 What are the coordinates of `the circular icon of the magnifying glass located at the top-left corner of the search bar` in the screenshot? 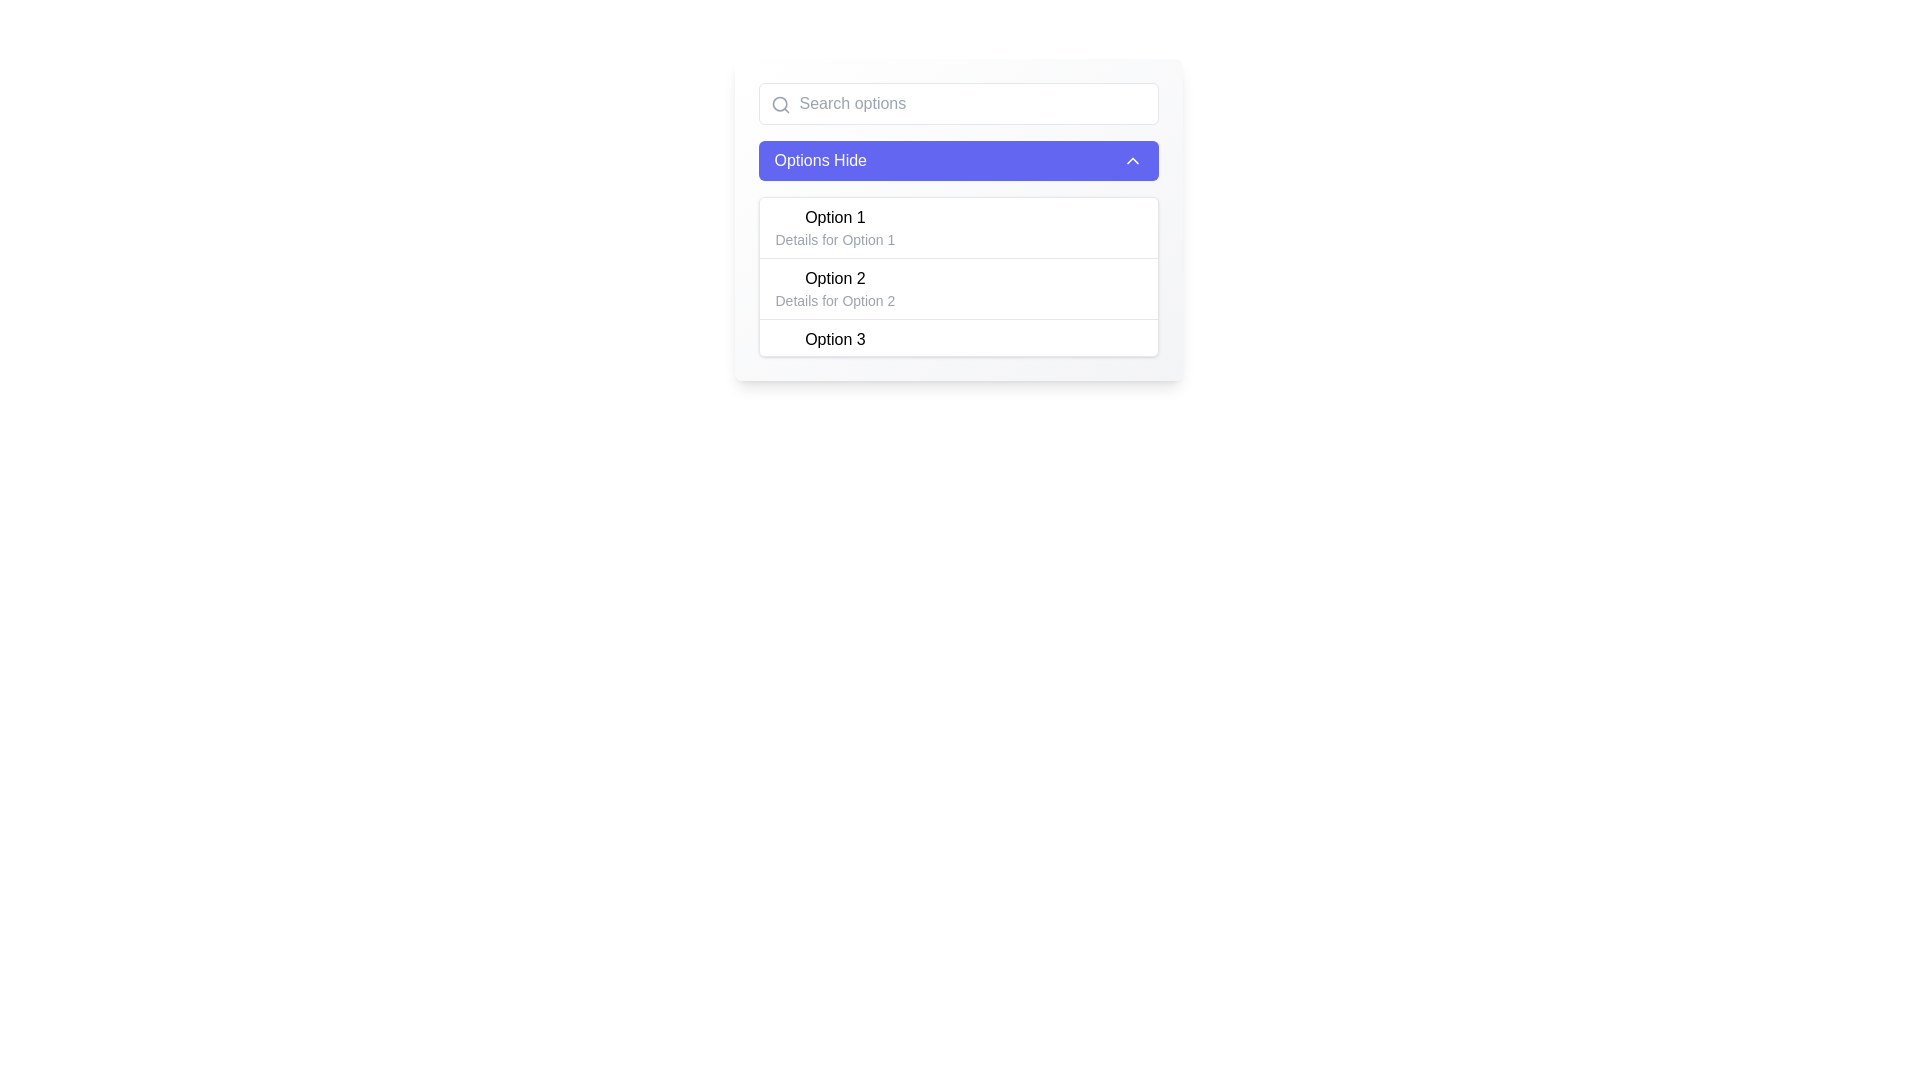 It's located at (778, 104).